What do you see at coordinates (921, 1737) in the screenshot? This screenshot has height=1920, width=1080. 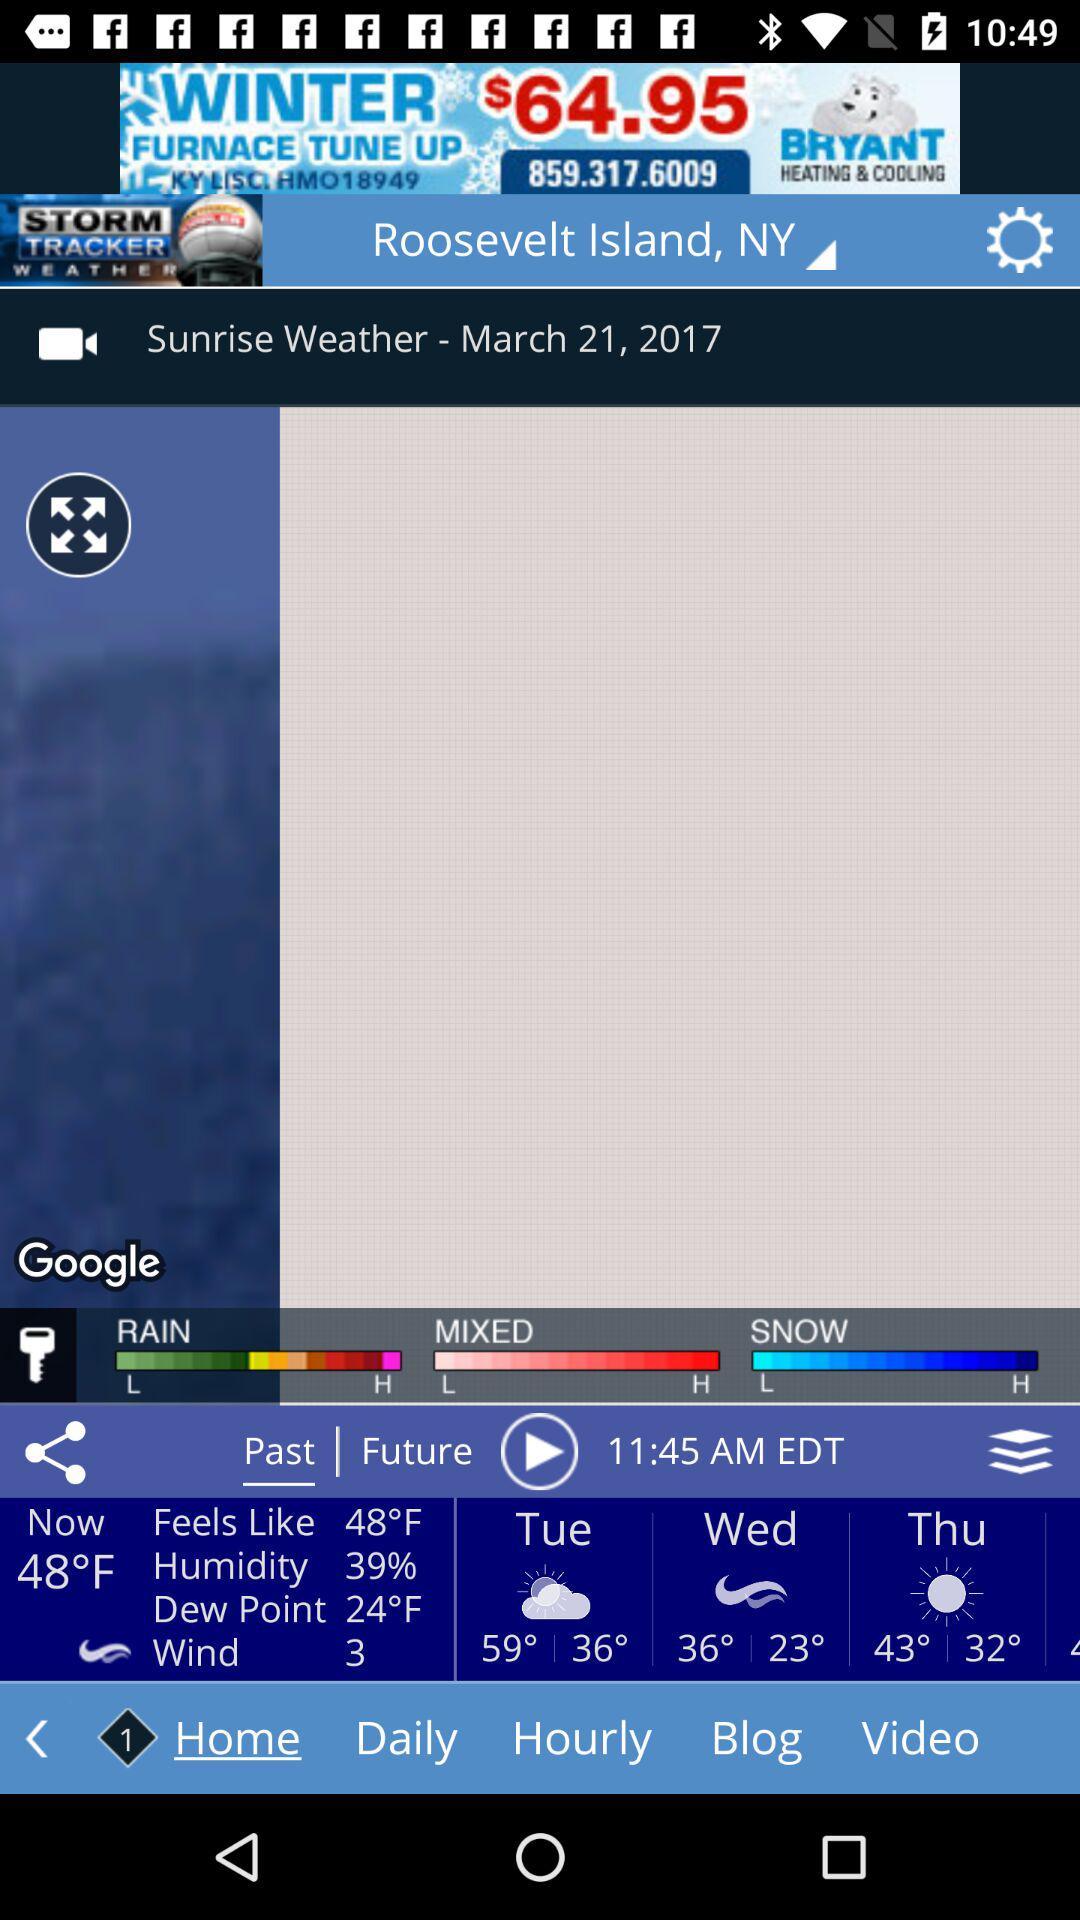 I see `the video button at bottom right` at bounding box center [921, 1737].